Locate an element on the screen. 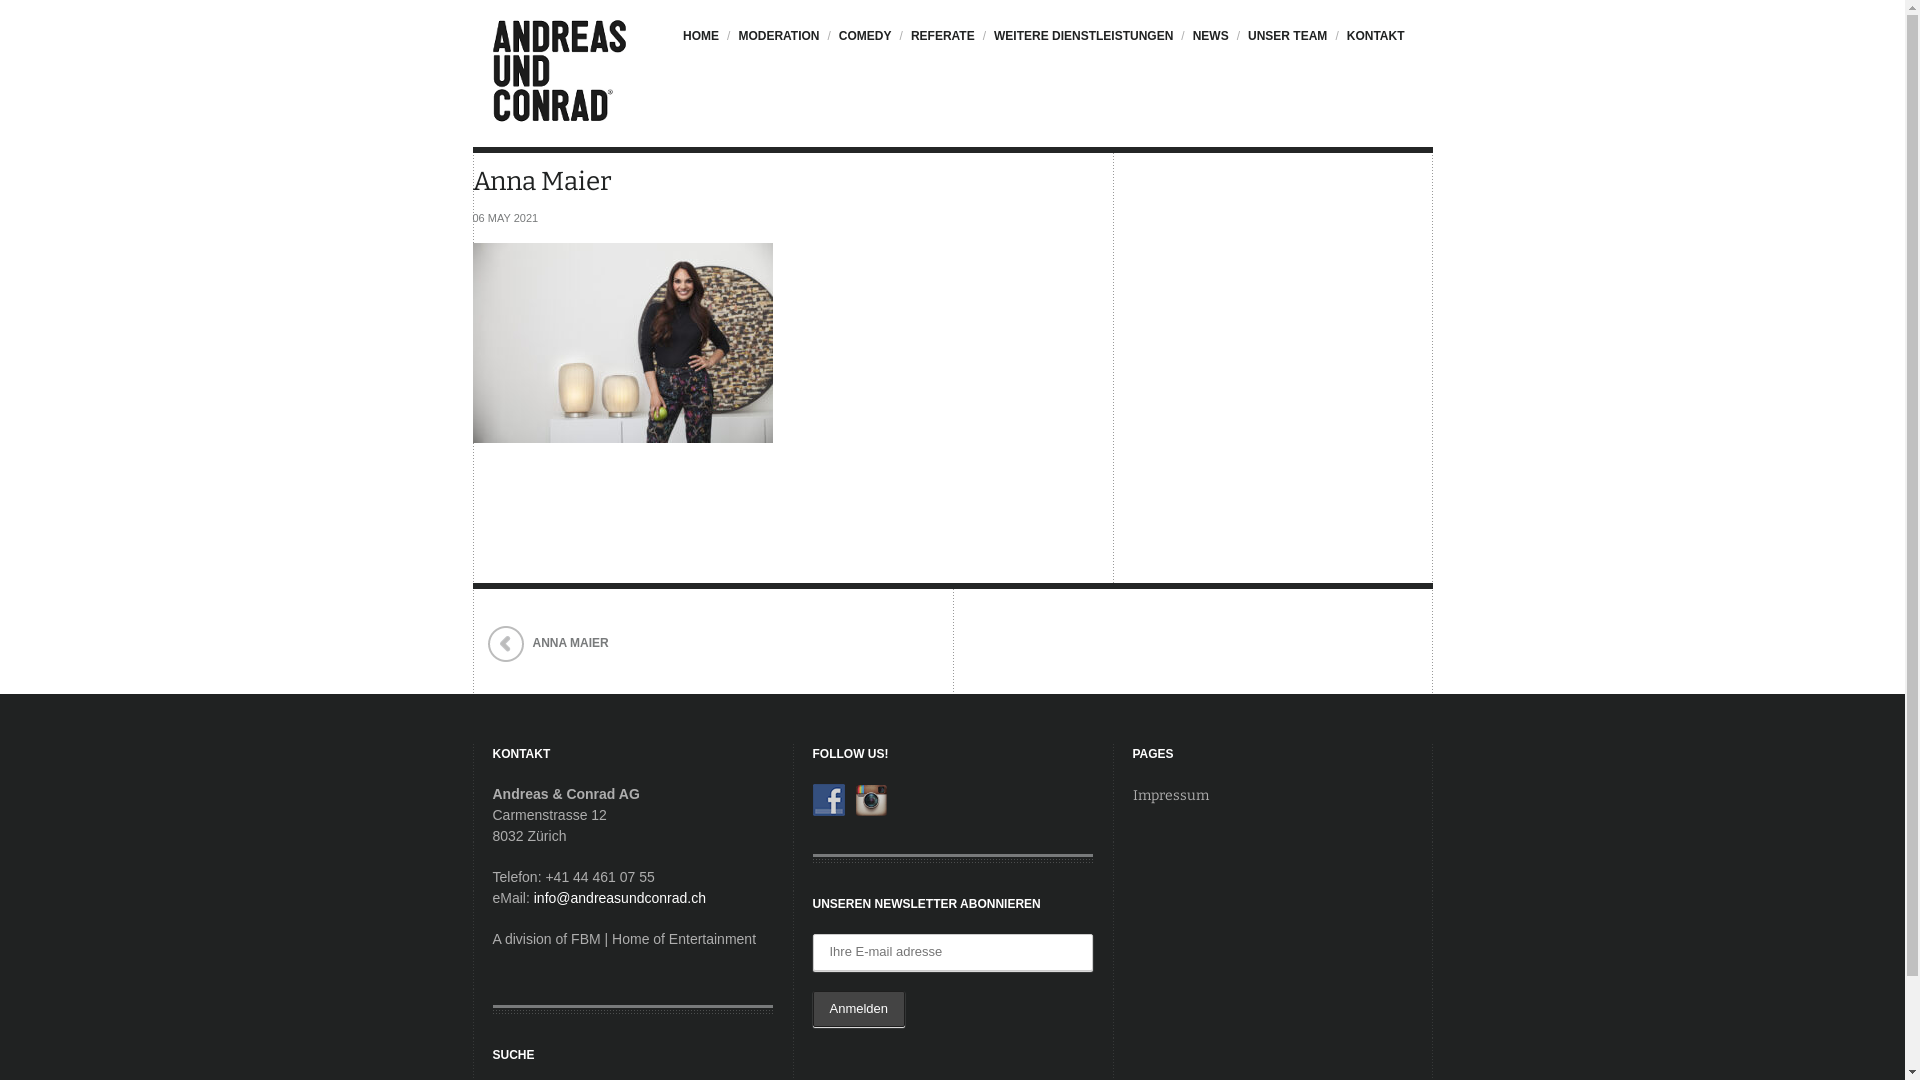  'KONTAKT' is located at coordinates (1372, 45).